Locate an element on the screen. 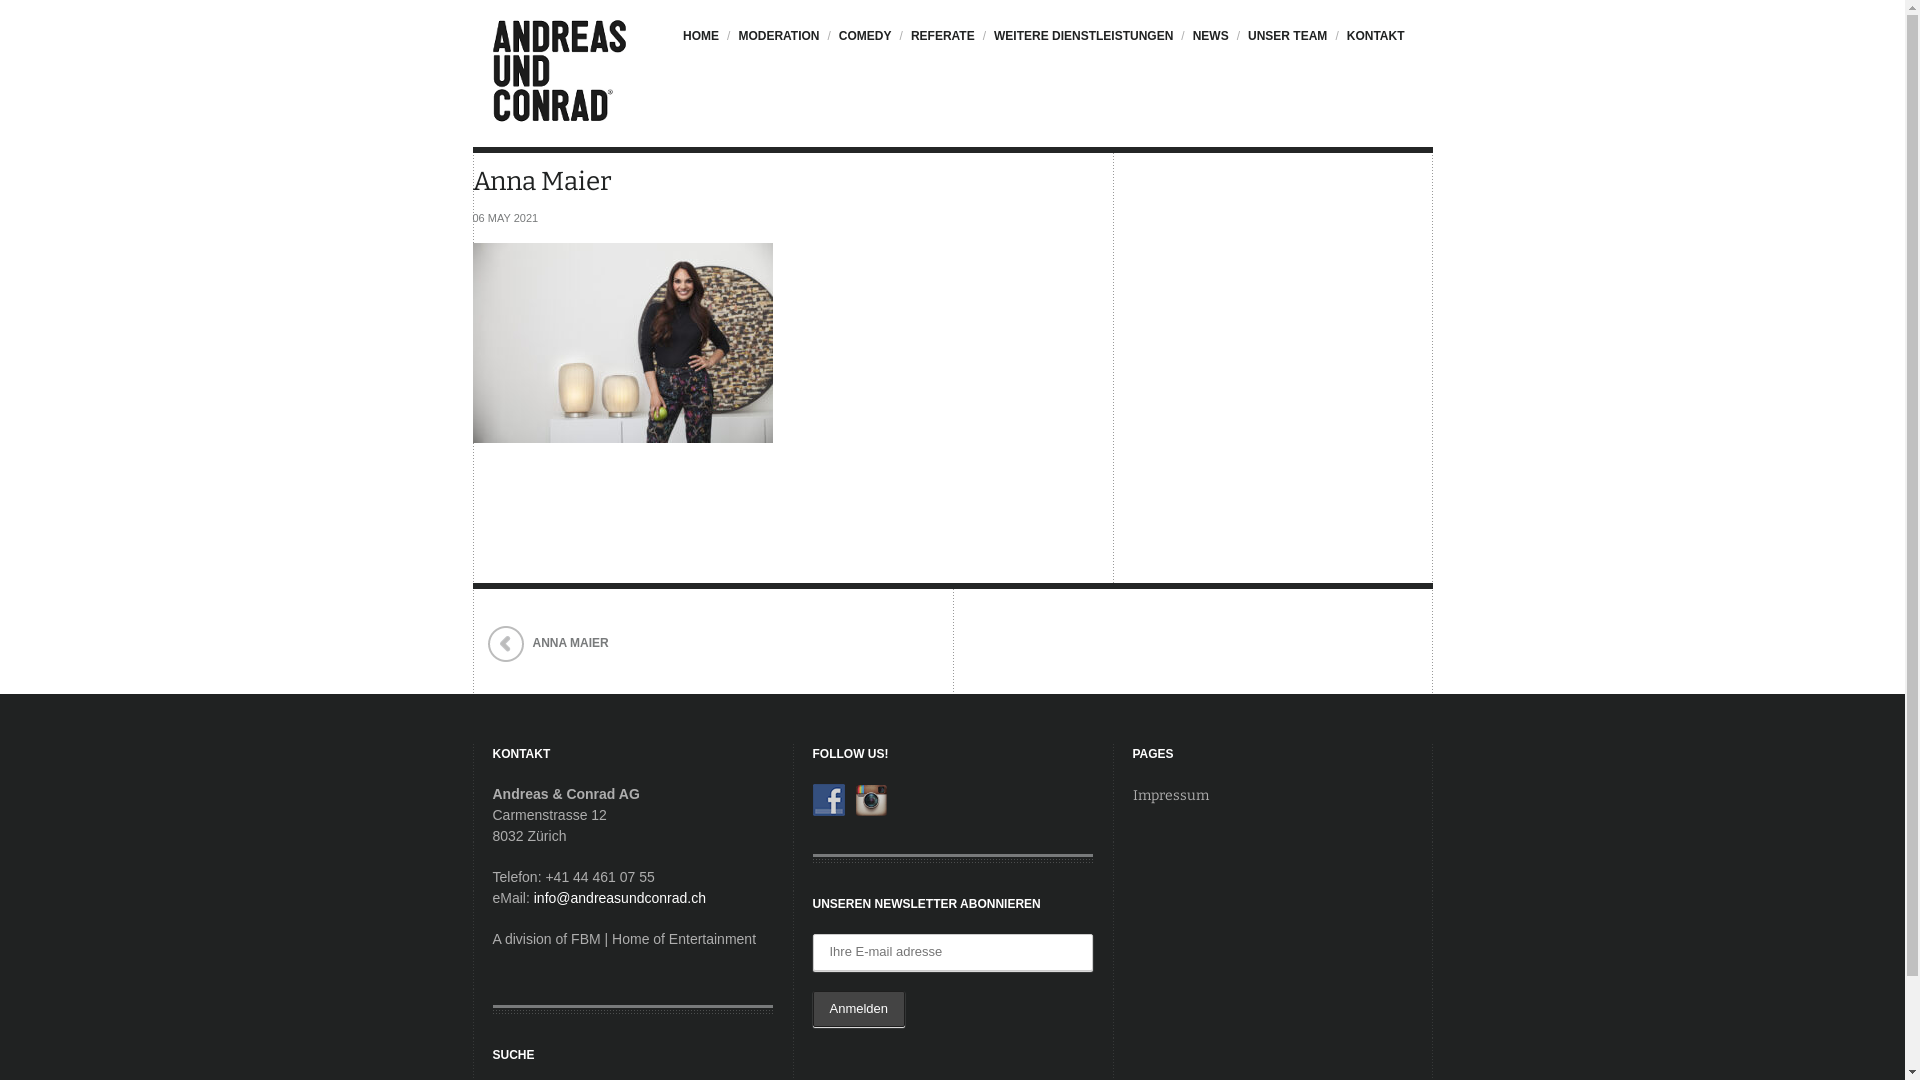  'KONTAKT' is located at coordinates (1372, 45).